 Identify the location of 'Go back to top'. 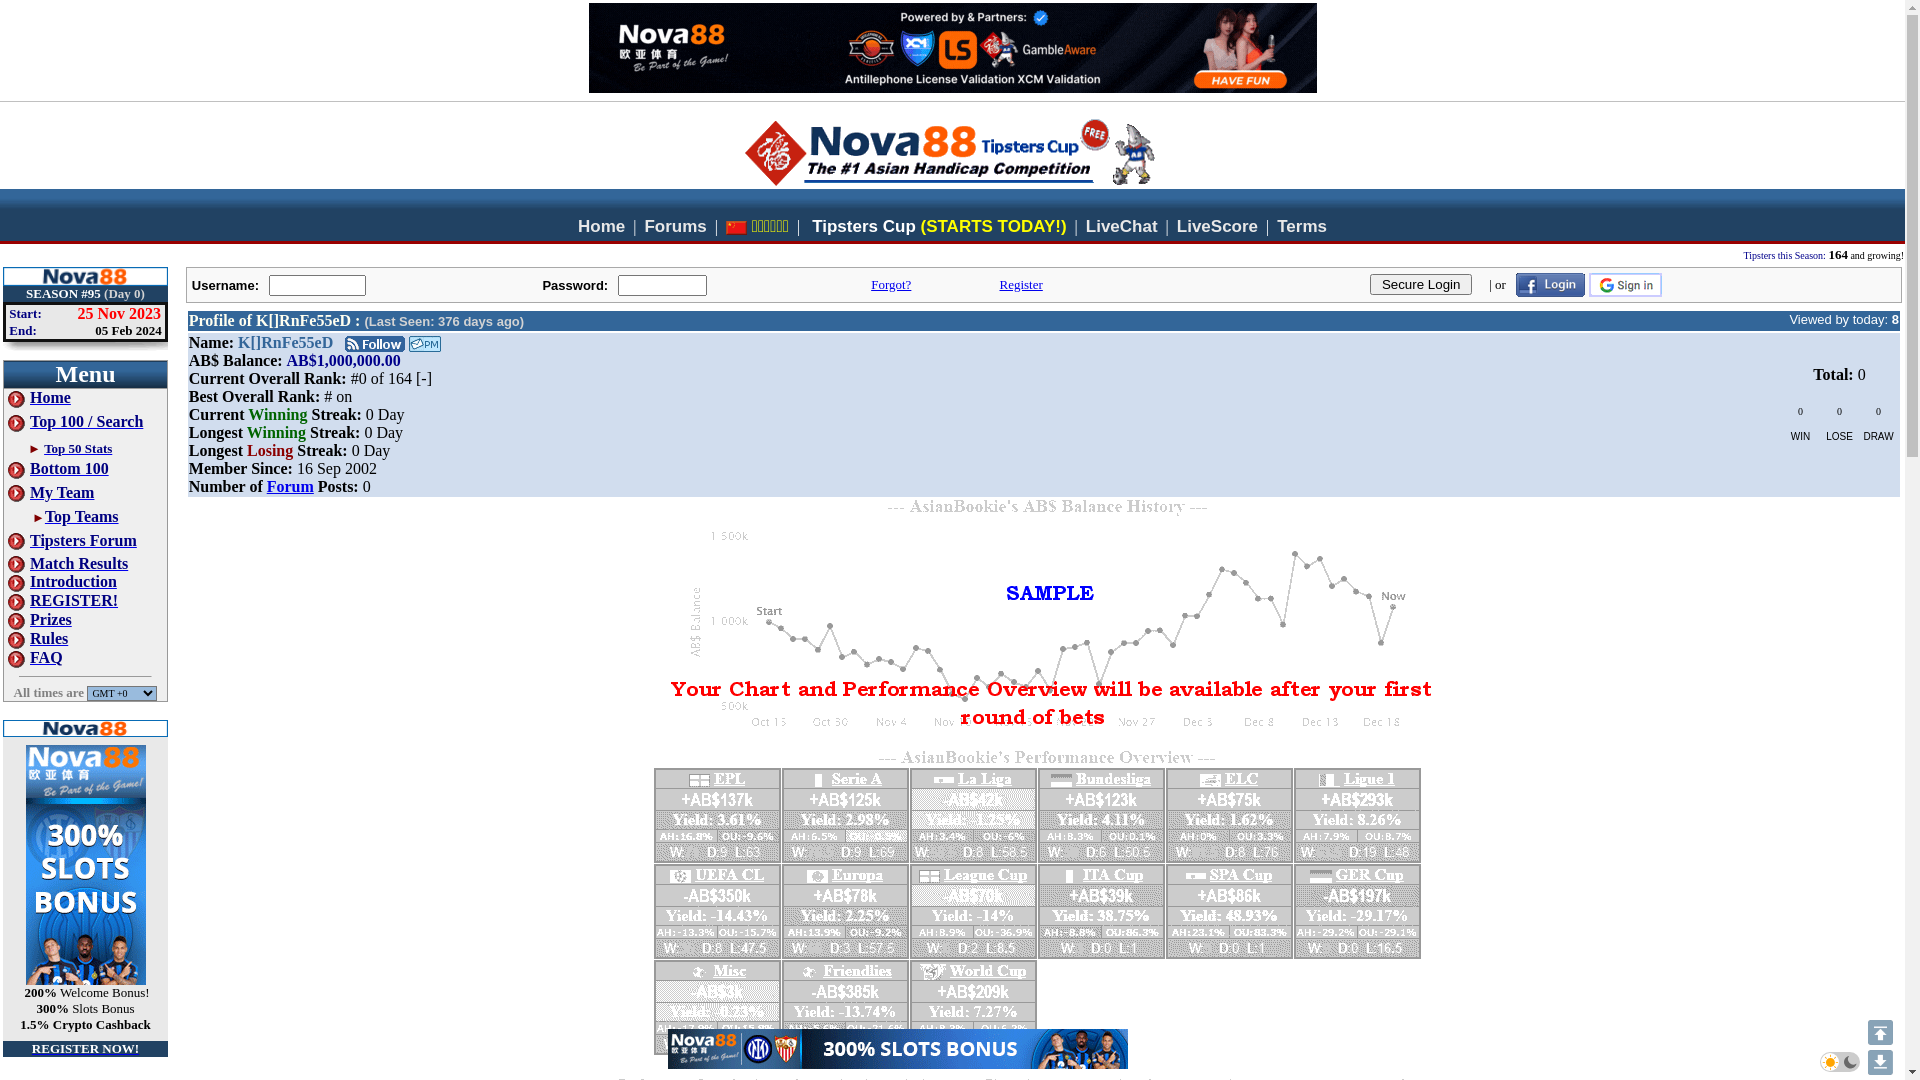
(1879, 1032).